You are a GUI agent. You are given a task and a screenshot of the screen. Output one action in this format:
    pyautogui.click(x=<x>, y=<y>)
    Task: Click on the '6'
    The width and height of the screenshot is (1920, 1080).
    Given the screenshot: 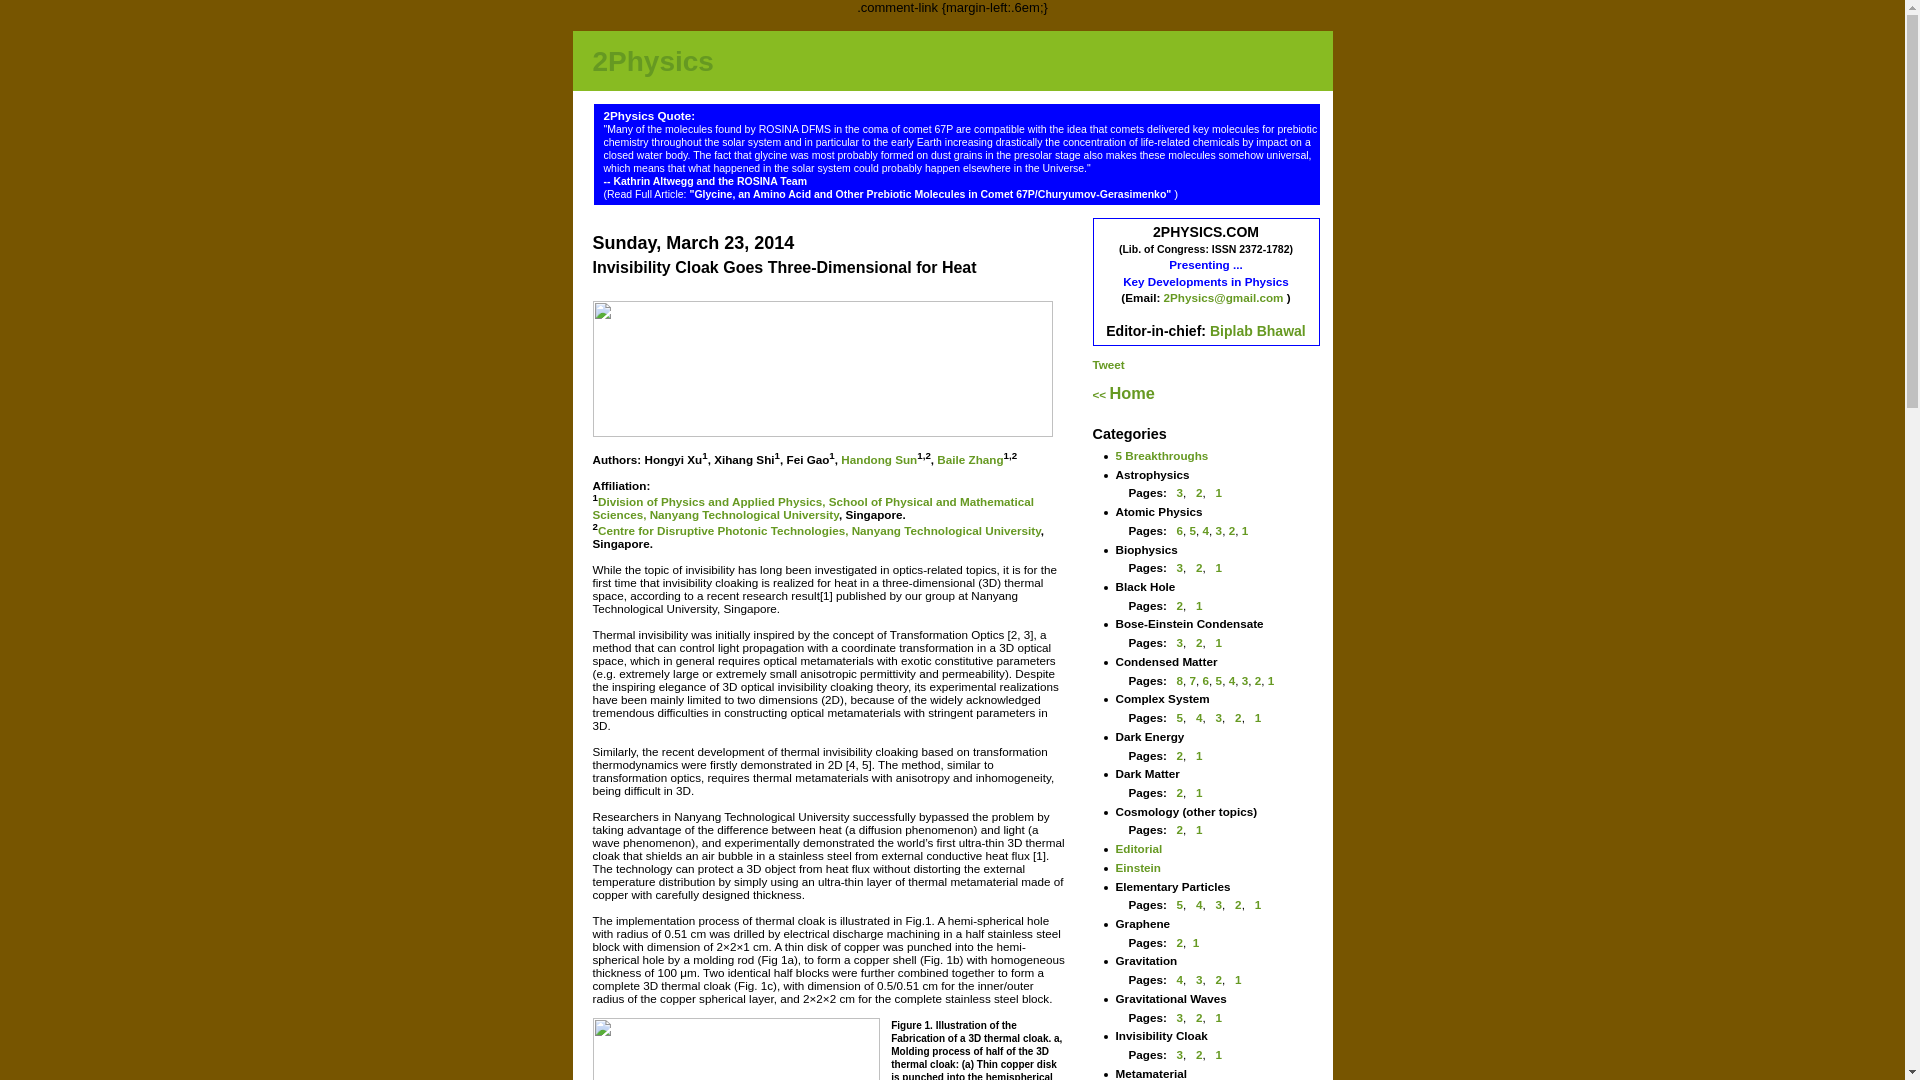 What is the action you would take?
    pyautogui.click(x=1205, y=679)
    